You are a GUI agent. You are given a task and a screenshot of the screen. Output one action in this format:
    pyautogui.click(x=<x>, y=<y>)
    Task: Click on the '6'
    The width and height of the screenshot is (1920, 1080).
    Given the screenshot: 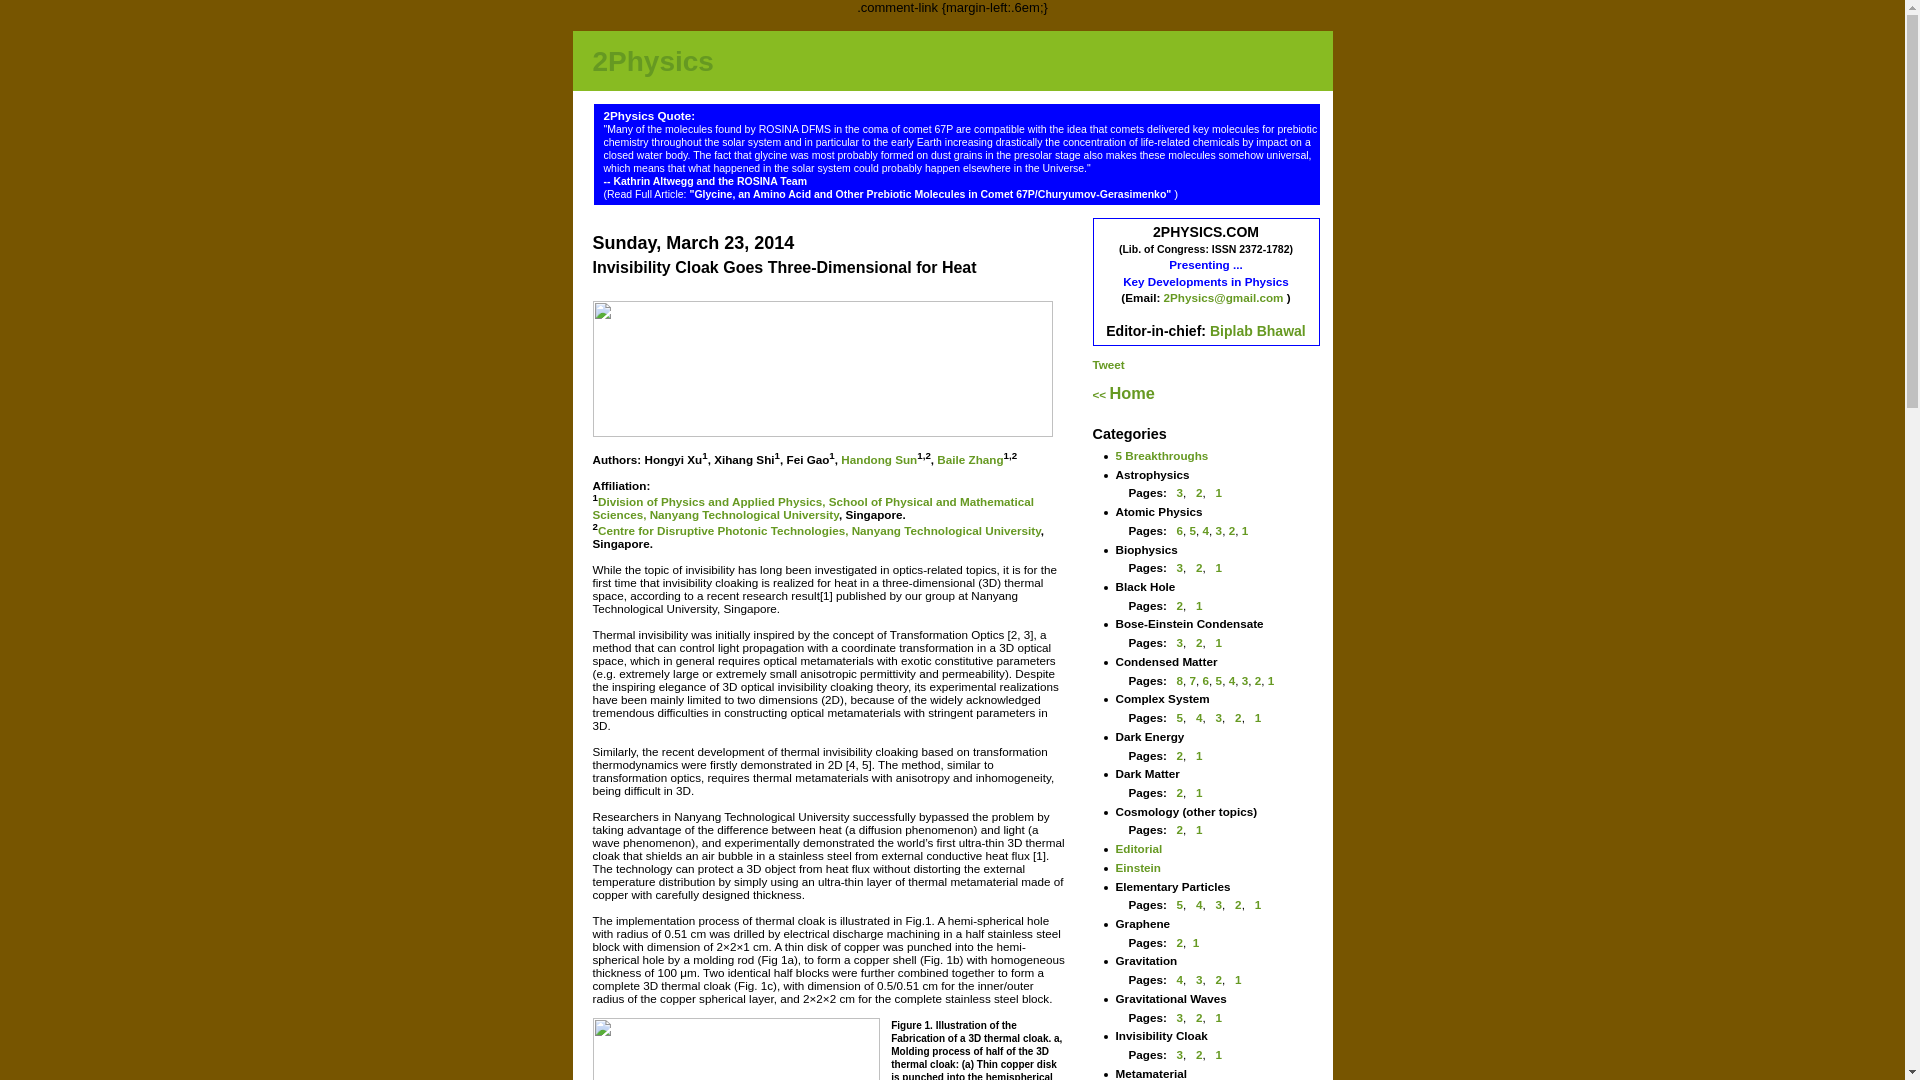 What is the action you would take?
    pyautogui.click(x=1205, y=679)
    